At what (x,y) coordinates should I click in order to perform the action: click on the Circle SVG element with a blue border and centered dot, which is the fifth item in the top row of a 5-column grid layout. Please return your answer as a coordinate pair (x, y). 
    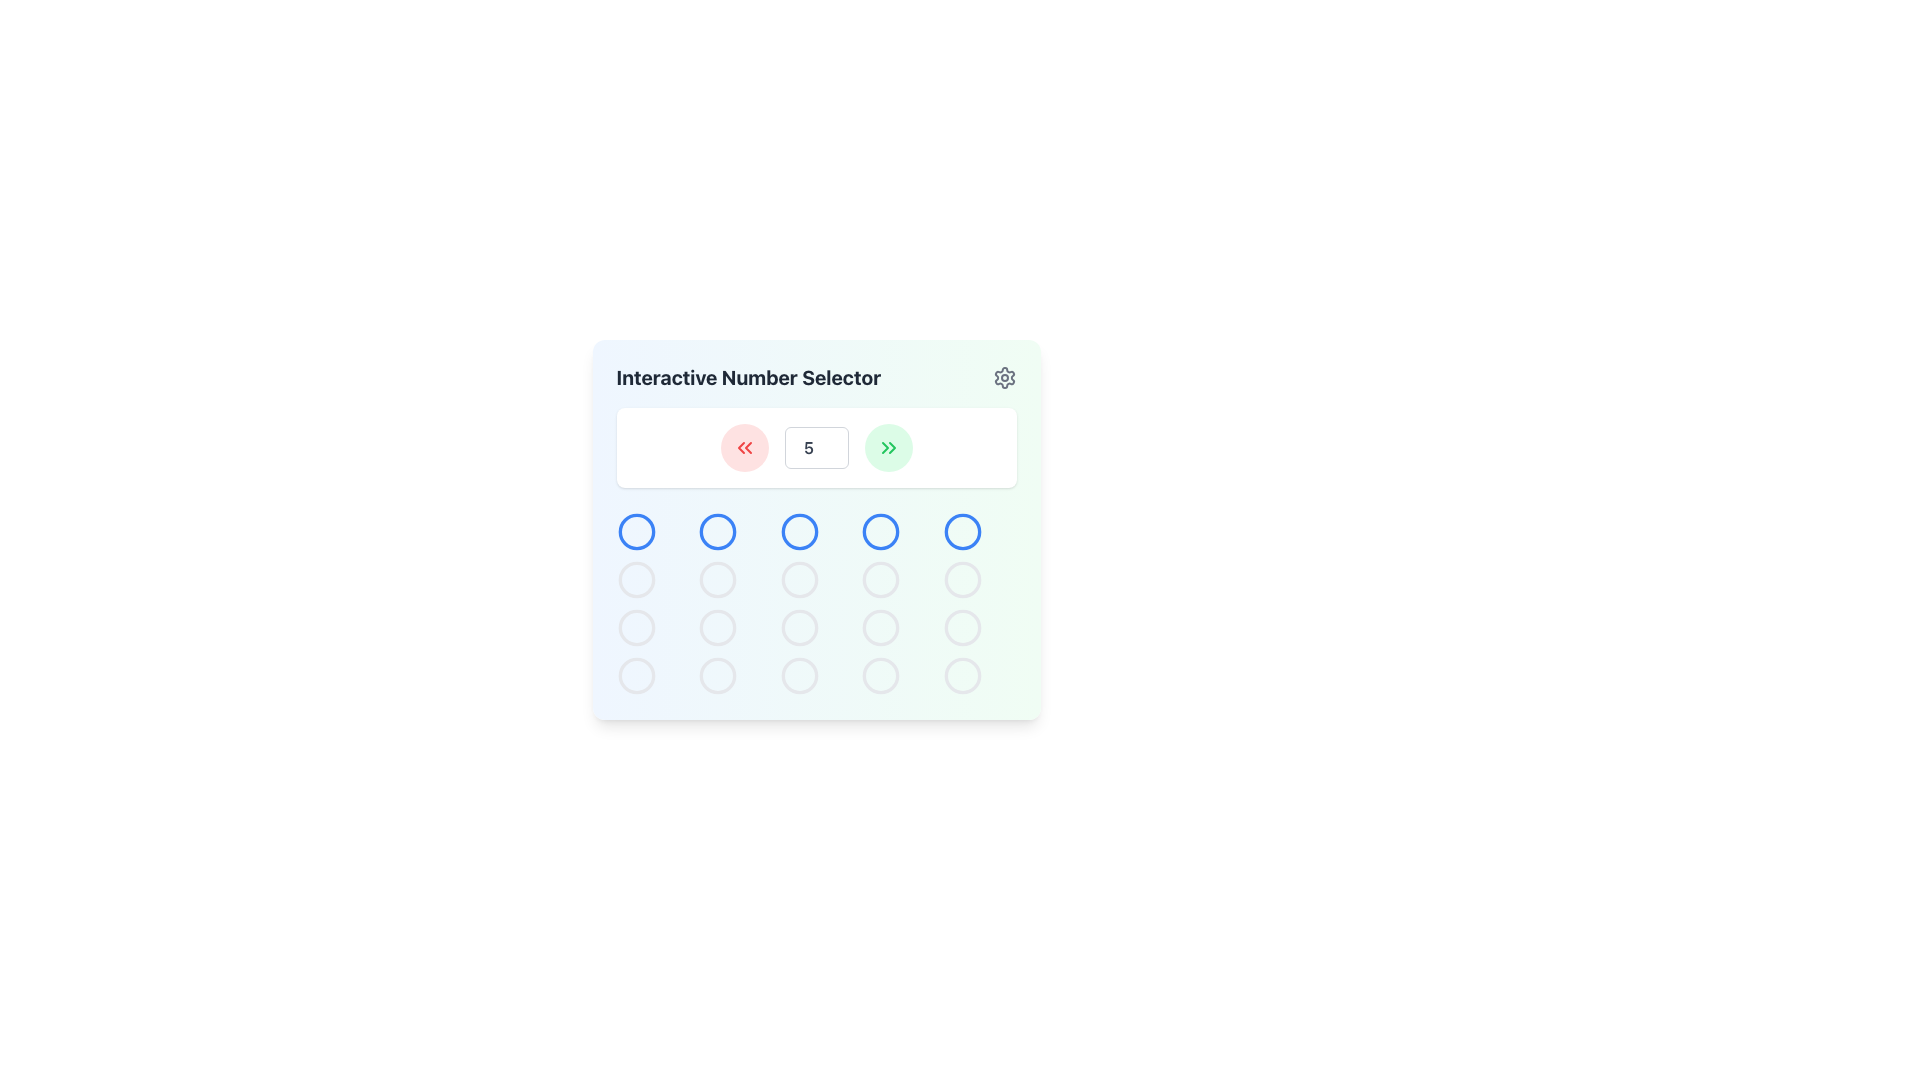
    Looking at the image, I should click on (962, 531).